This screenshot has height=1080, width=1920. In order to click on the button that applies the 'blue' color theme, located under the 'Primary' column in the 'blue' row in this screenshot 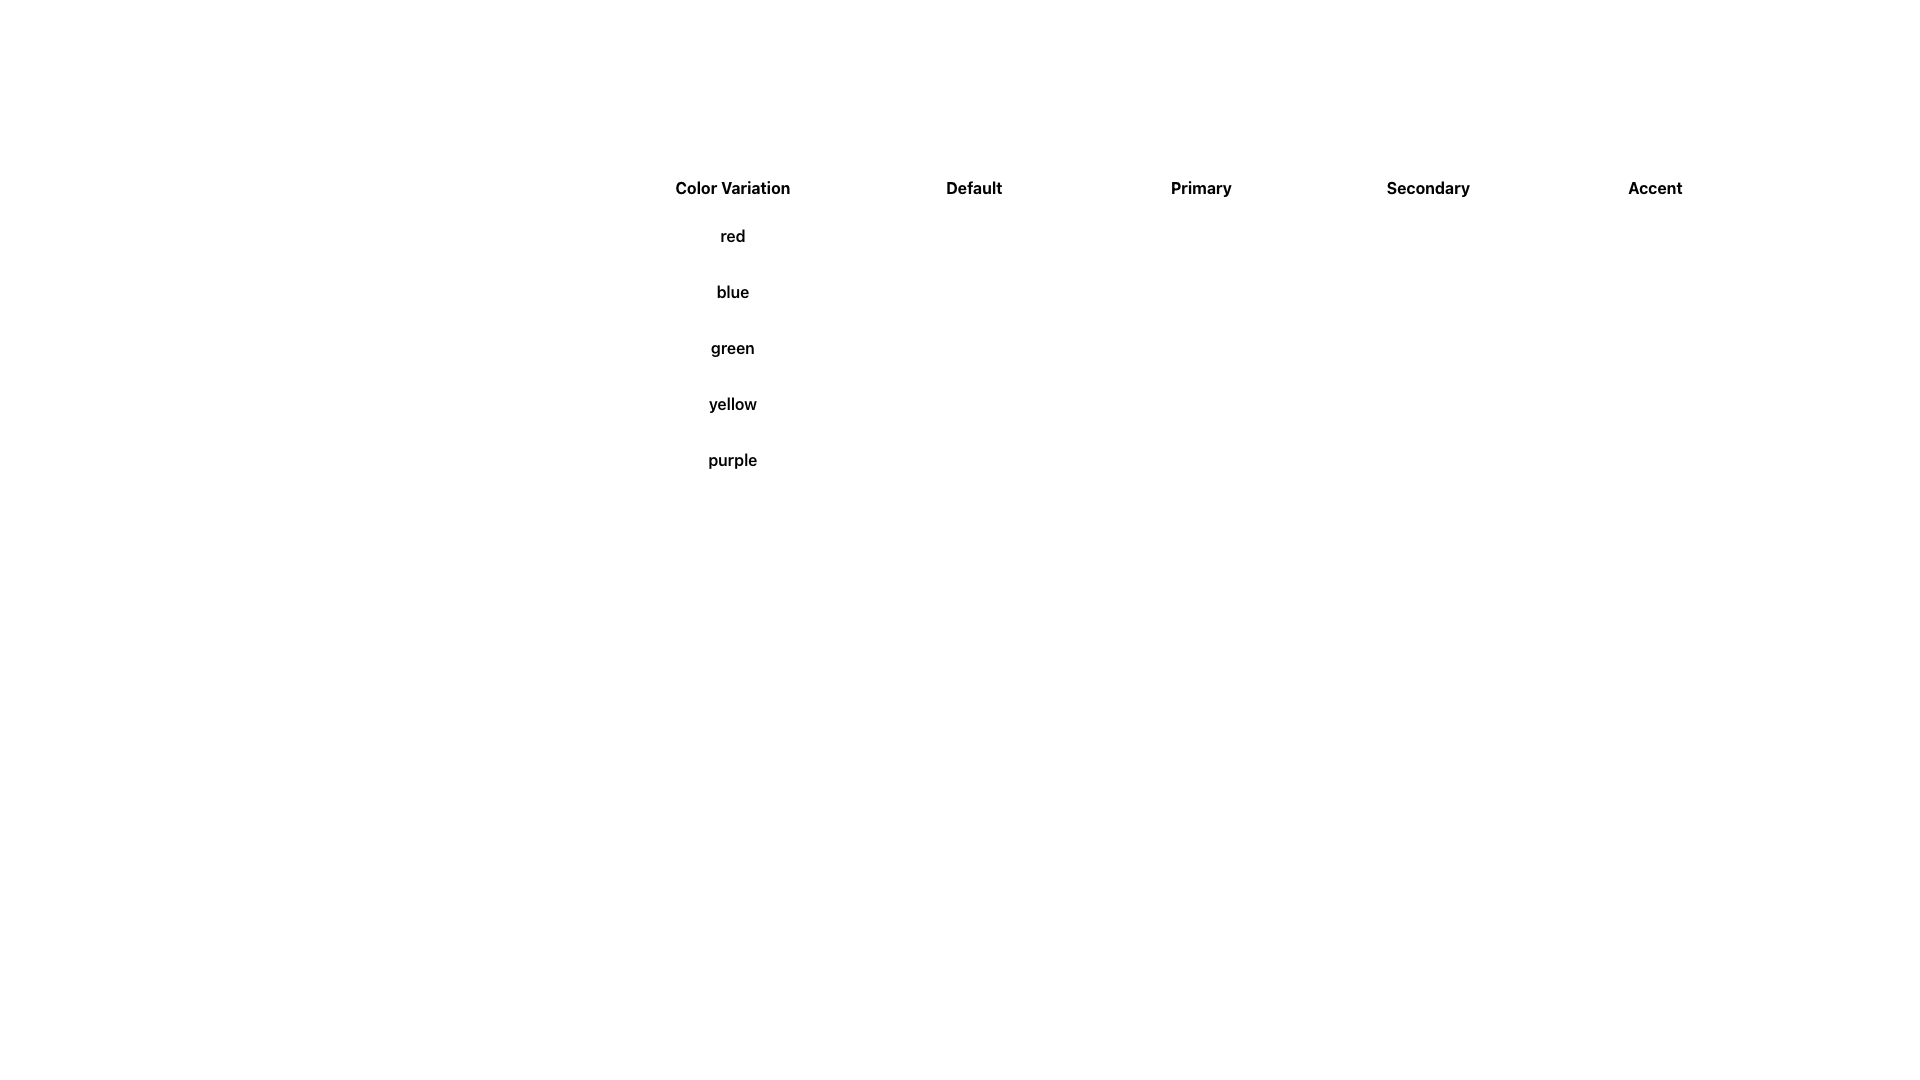, I will do `click(1145, 292)`.